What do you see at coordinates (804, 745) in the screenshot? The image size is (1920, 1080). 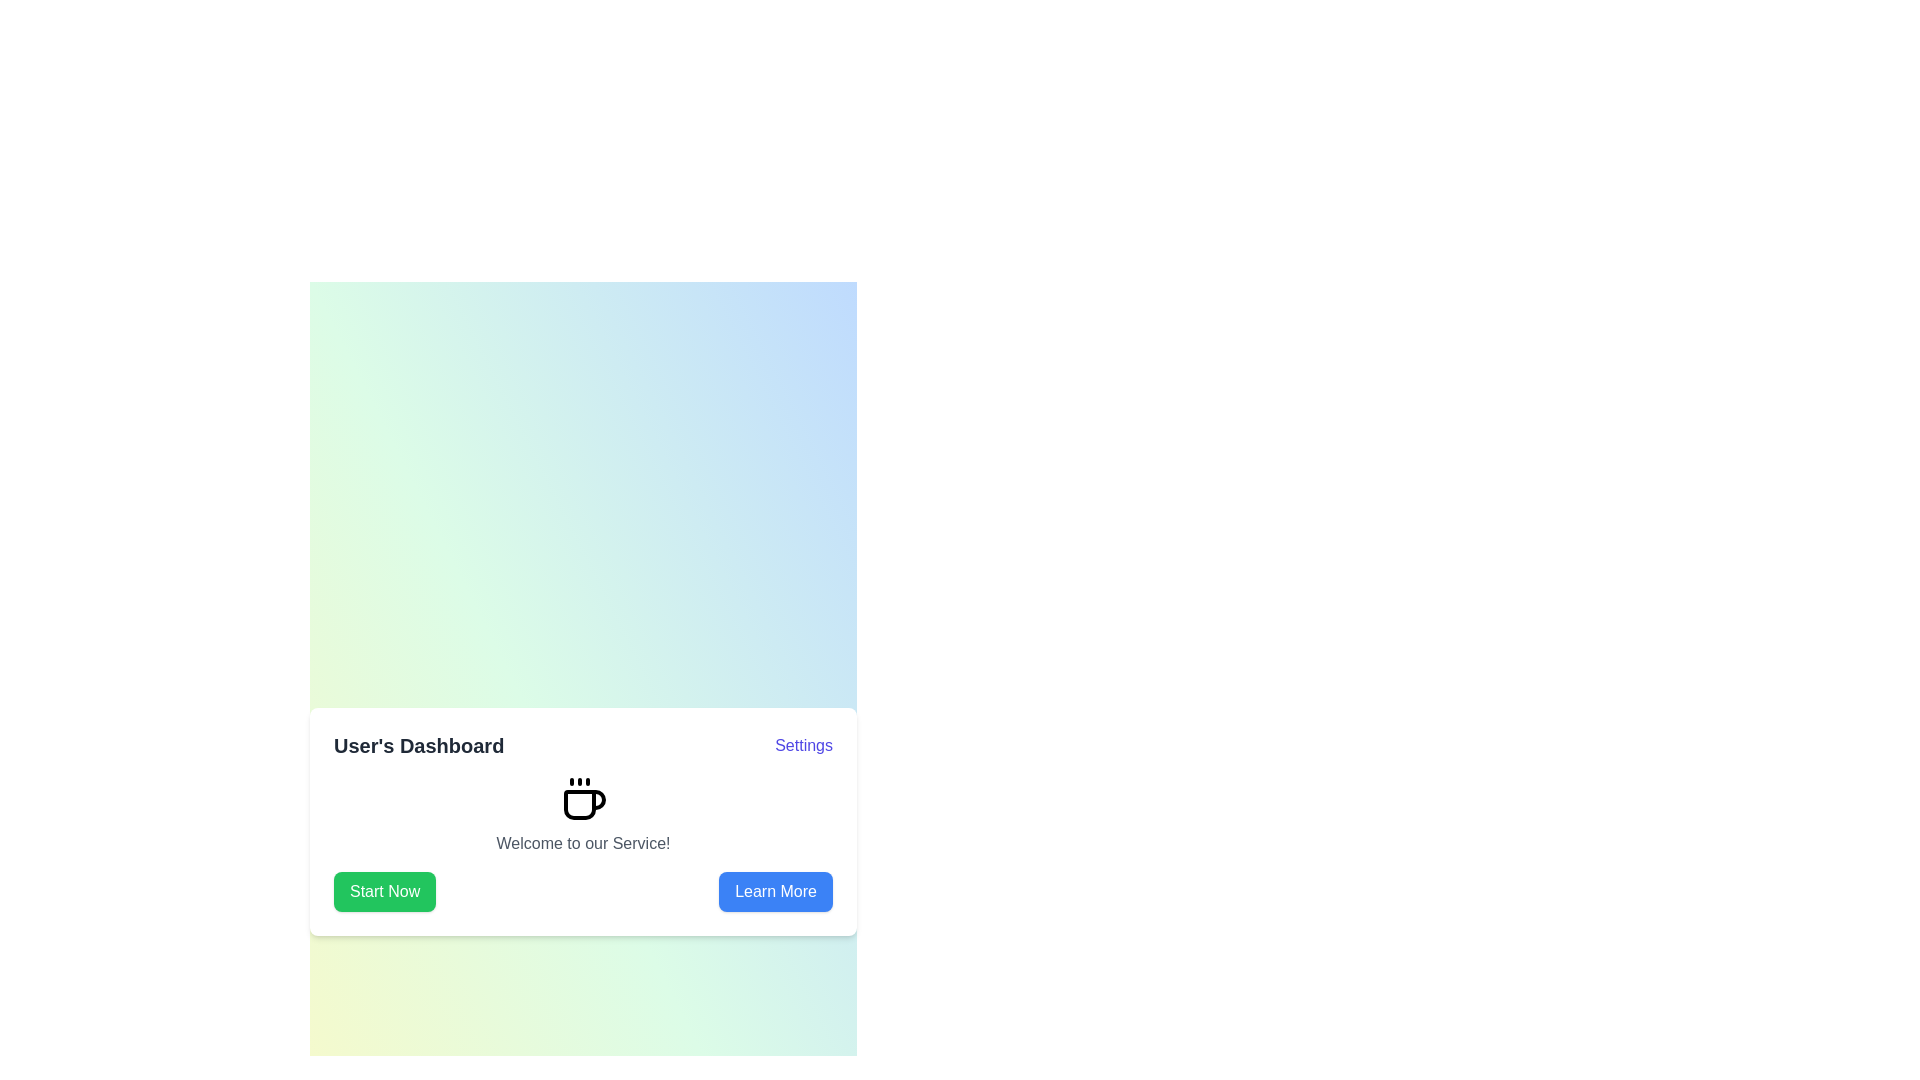 I see `the 'Settings' hyperlink` at bounding box center [804, 745].